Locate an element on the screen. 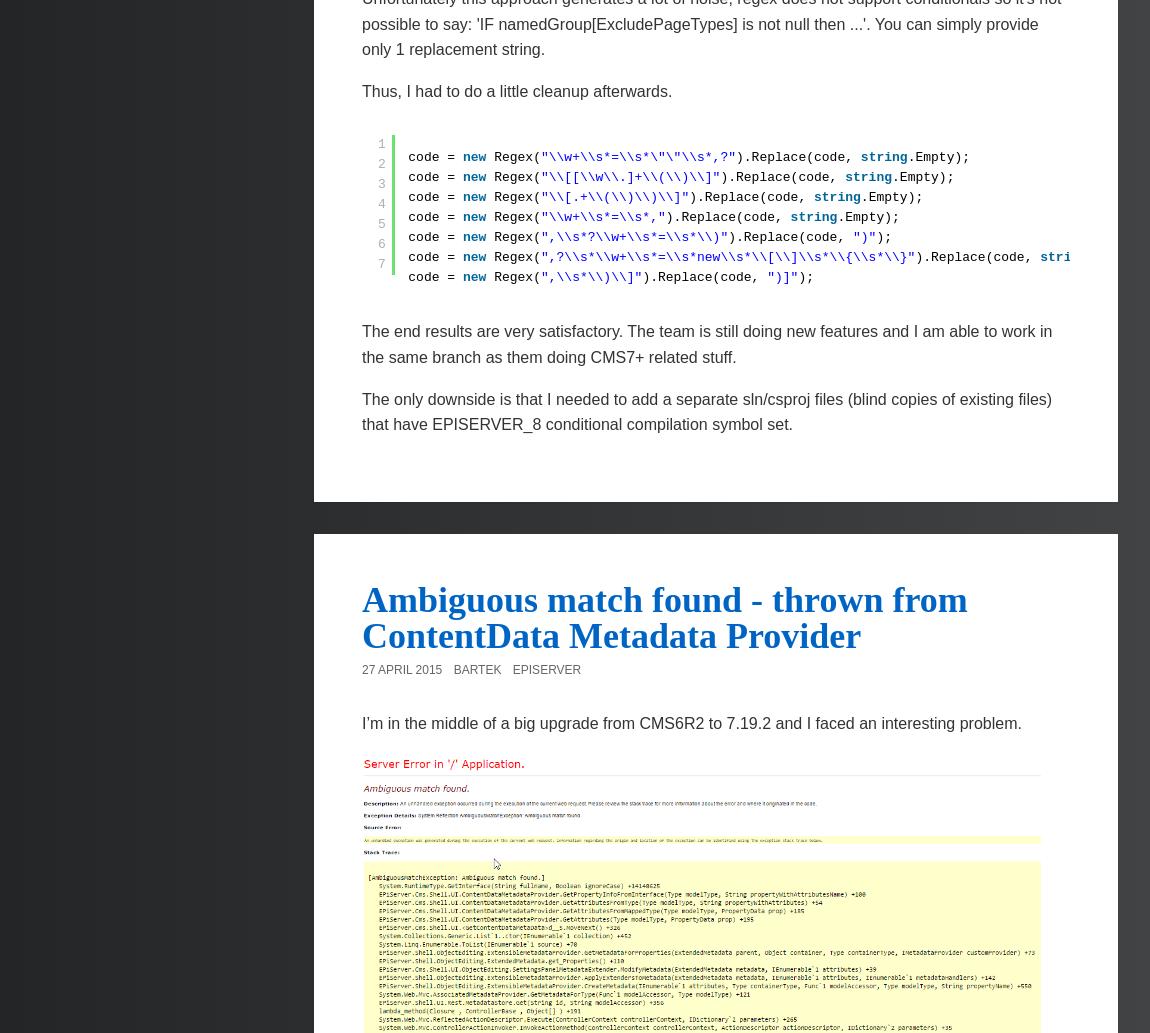 This screenshot has height=1033, width=1150. 'The end results are very satisfactory. The team is still doing new features and I am able to work in the same branch as them doing CMS7+ related stuff.' is located at coordinates (362, 343).